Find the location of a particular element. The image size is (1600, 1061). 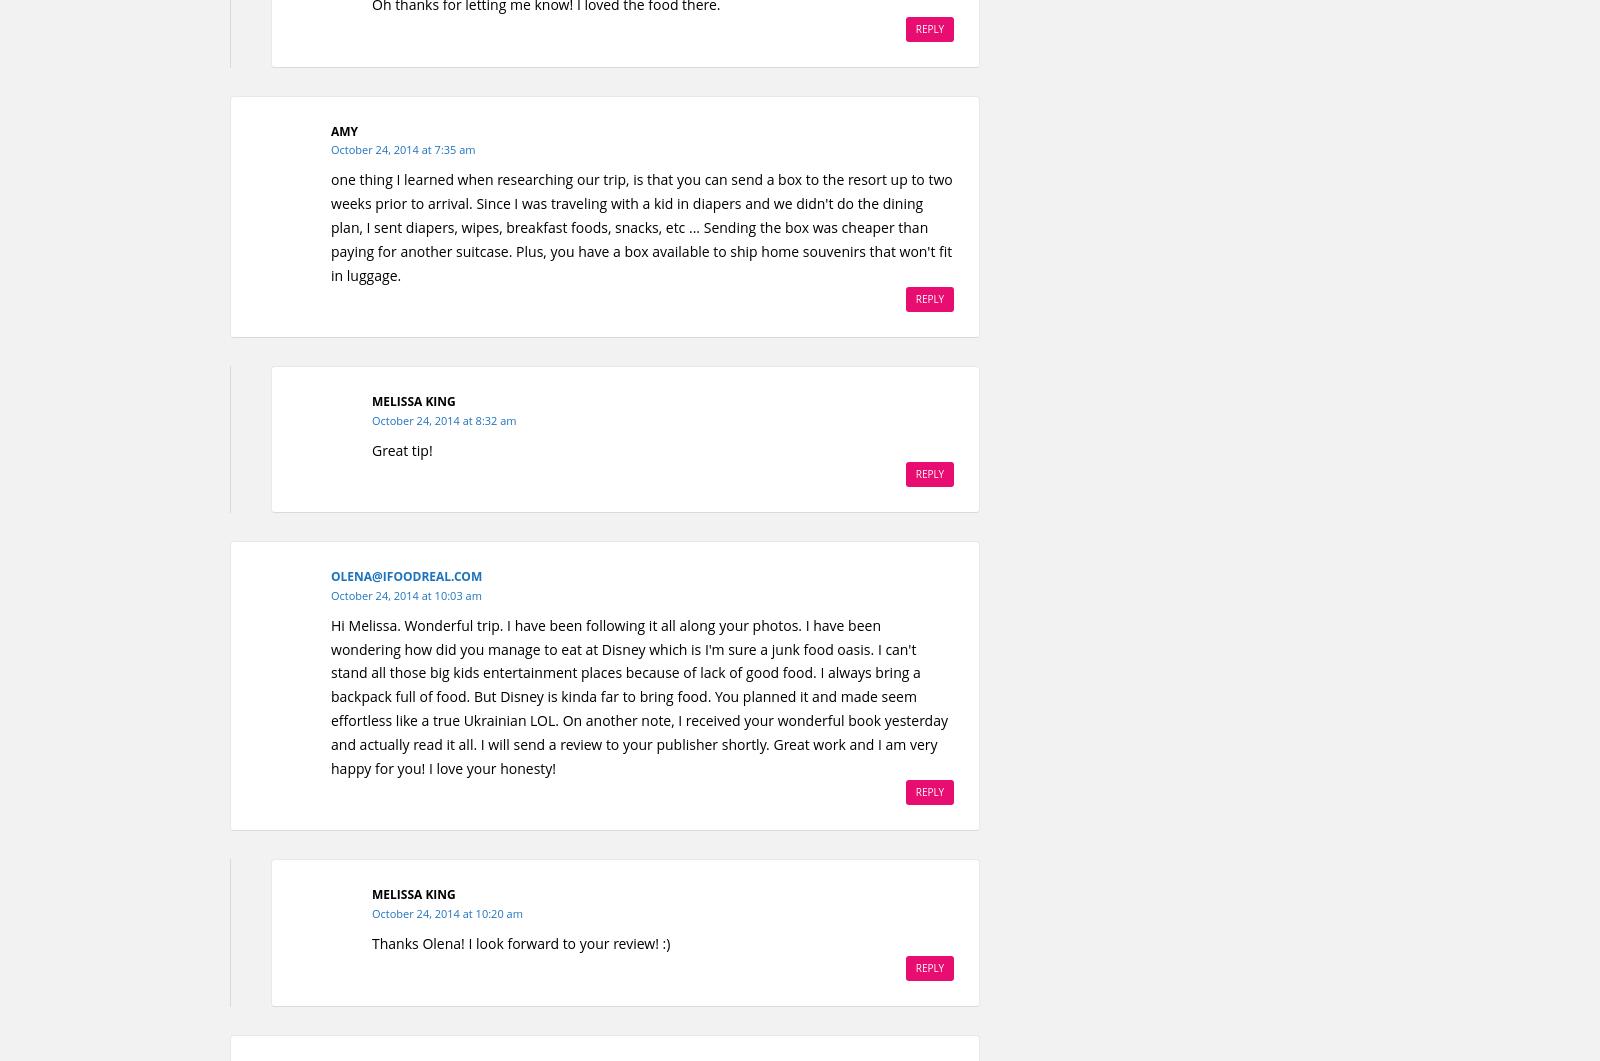

'October 24, 2014 at 10:03 am' is located at coordinates (404, 593).